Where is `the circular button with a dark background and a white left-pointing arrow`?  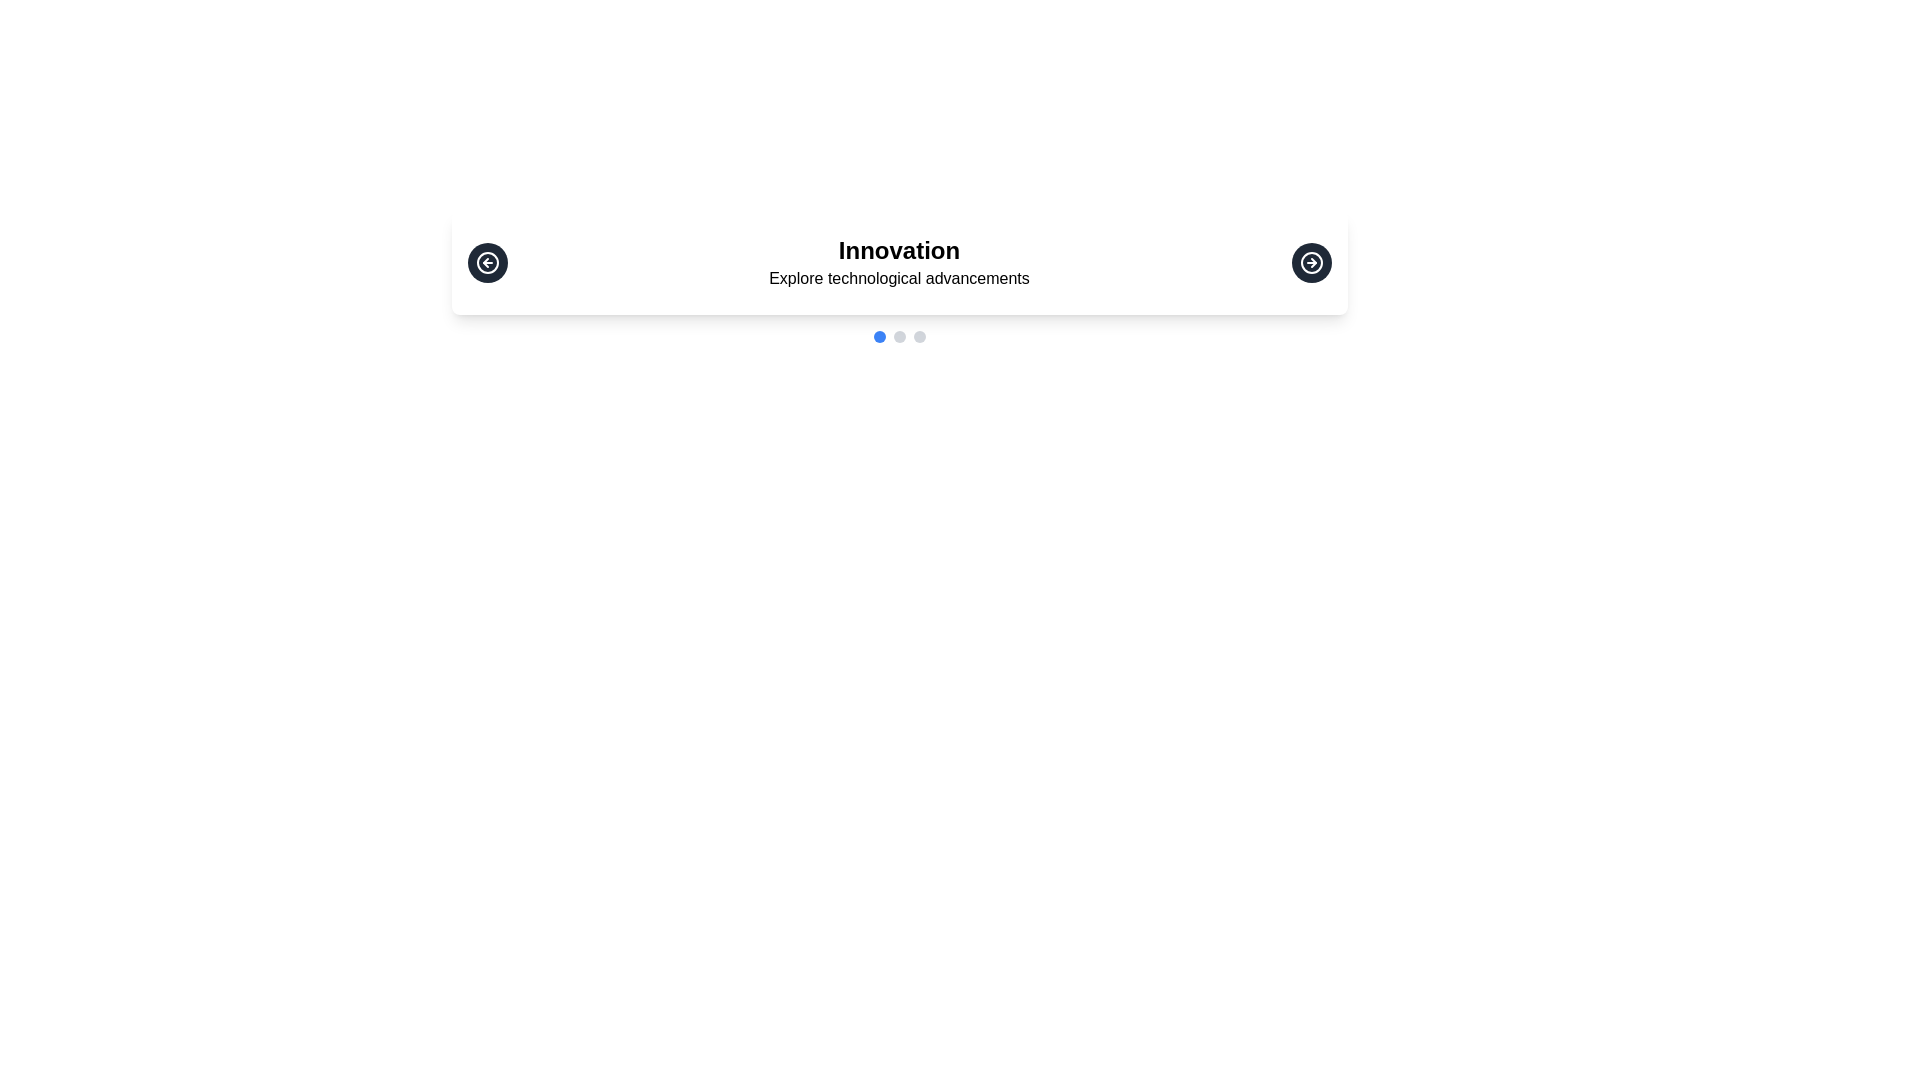 the circular button with a dark background and a white left-pointing arrow is located at coordinates (487, 261).